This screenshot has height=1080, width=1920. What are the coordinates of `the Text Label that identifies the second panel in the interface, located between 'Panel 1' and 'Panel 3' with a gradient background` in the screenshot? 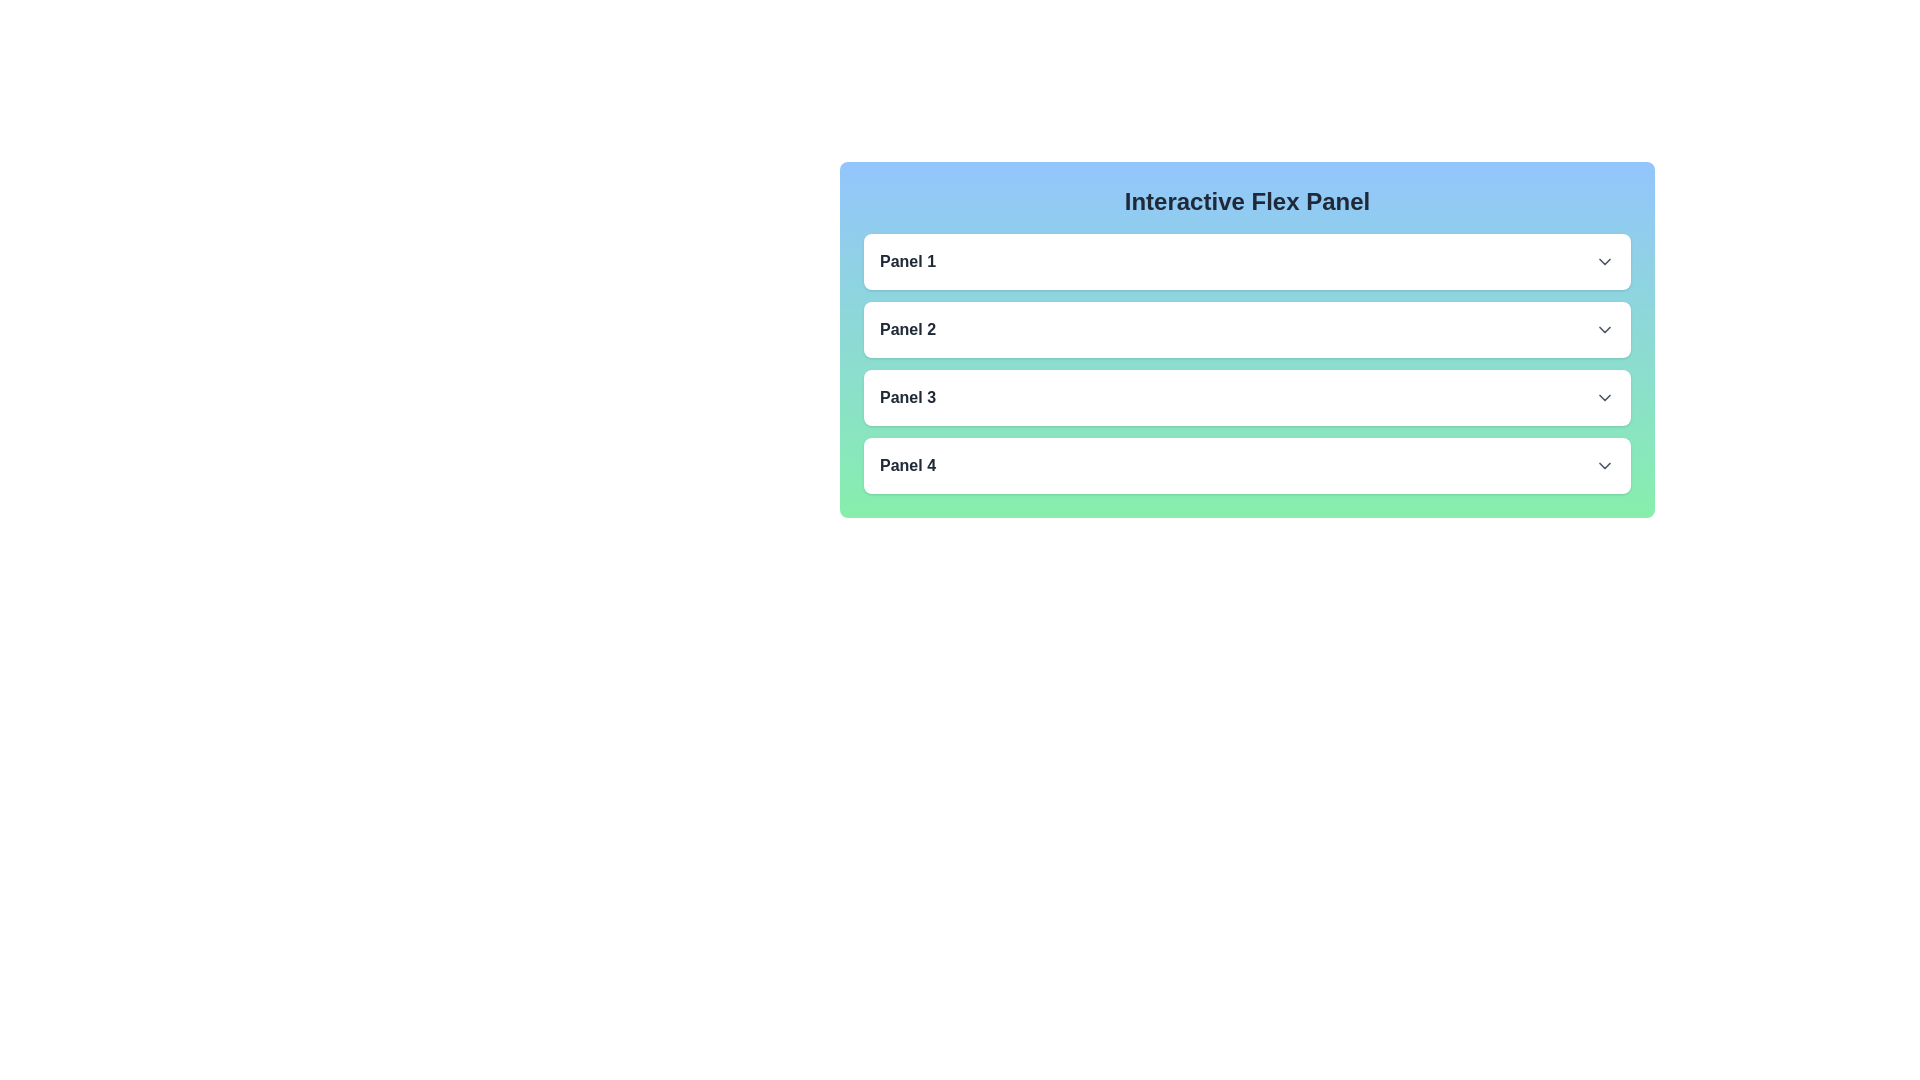 It's located at (906, 329).